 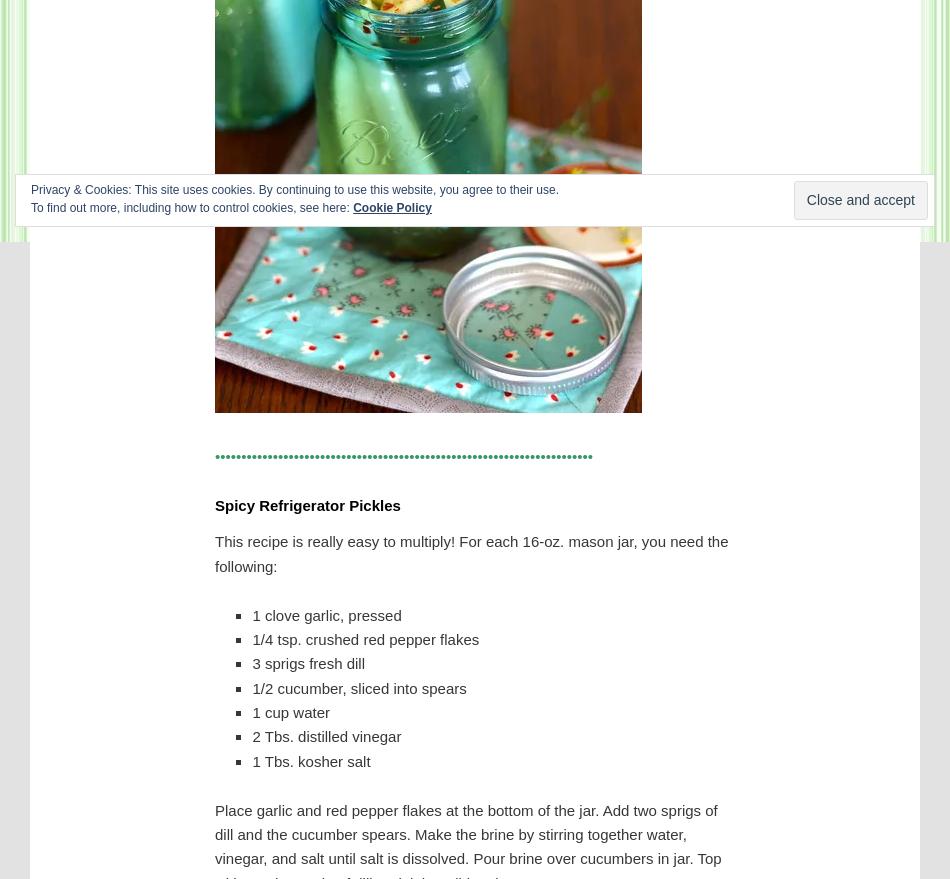 What do you see at coordinates (325, 735) in the screenshot?
I see `'2 Tbs. distilled vinegar'` at bounding box center [325, 735].